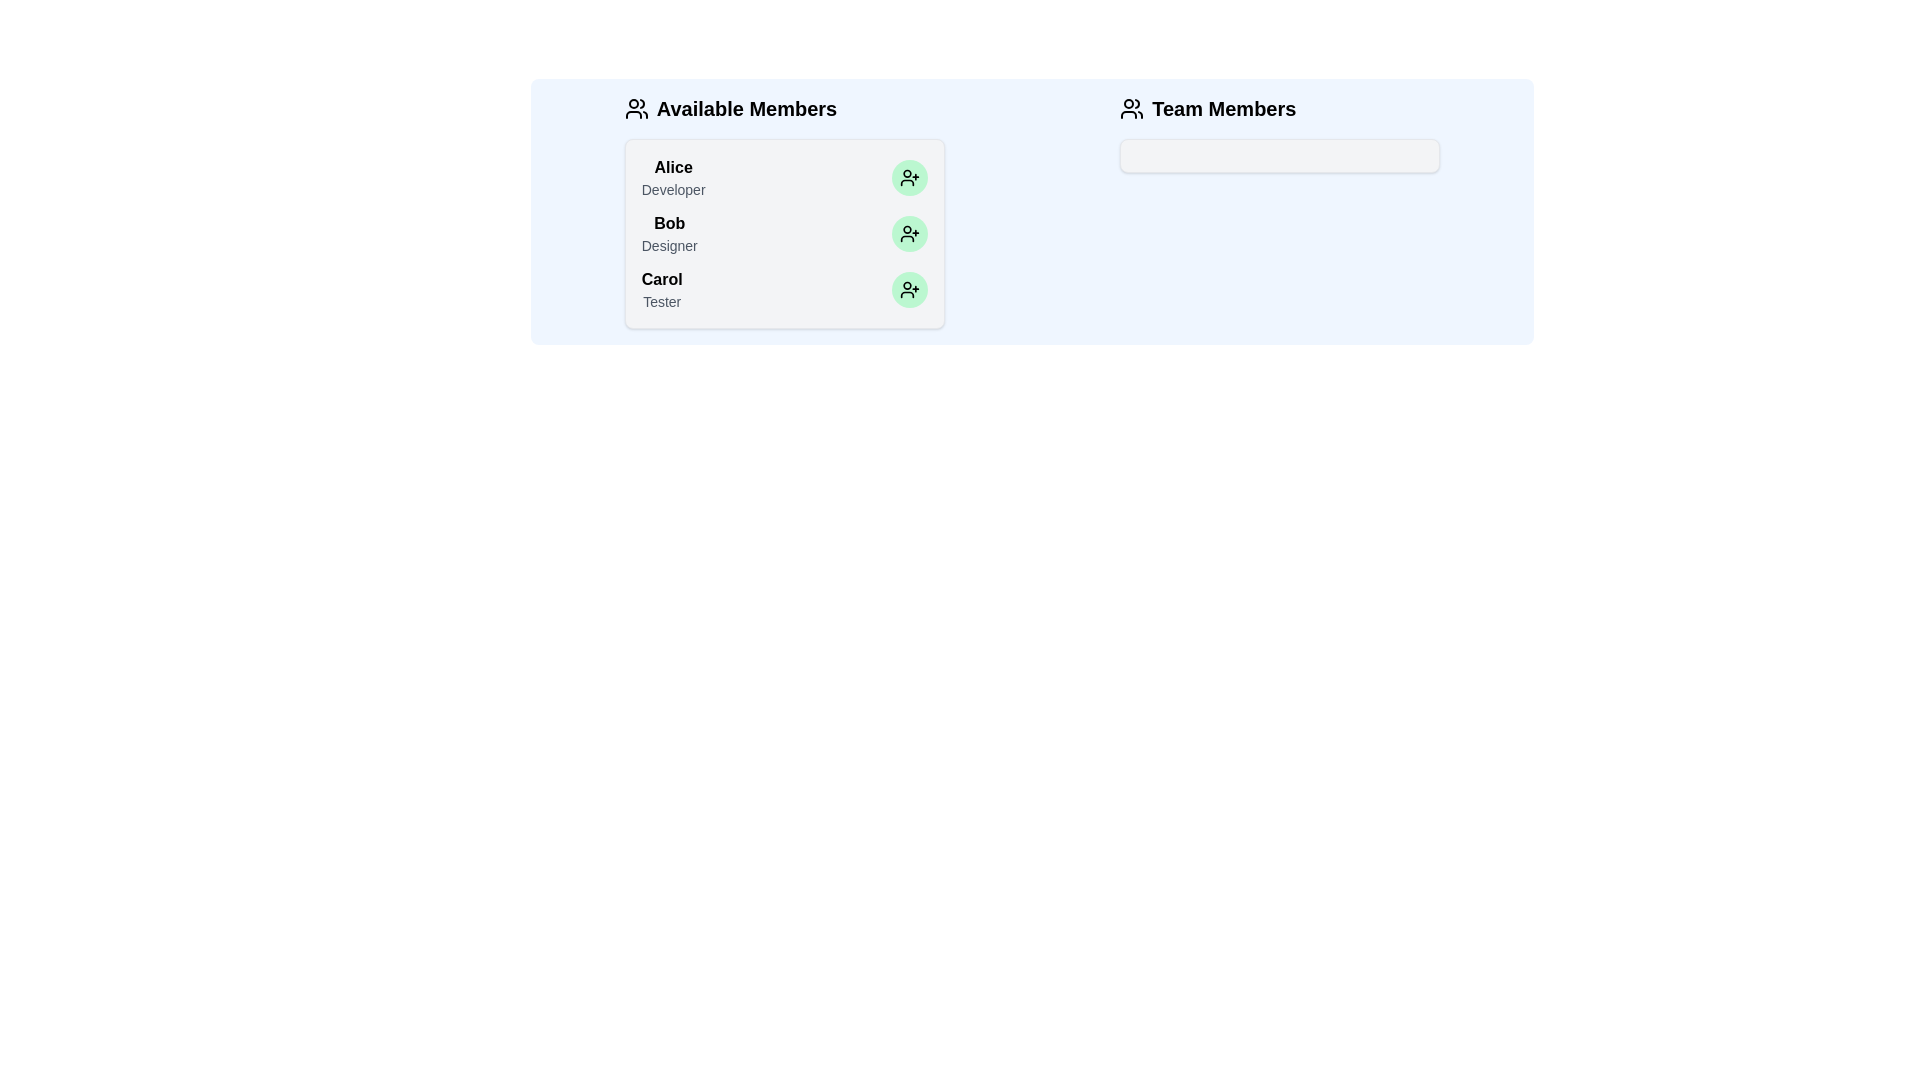 This screenshot has height=1080, width=1920. What do you see at coordinates (908, 233) in the screenshot?
I see `the green button next to the name of Bob to transfer them to the team` at bounding box center [908, 233].